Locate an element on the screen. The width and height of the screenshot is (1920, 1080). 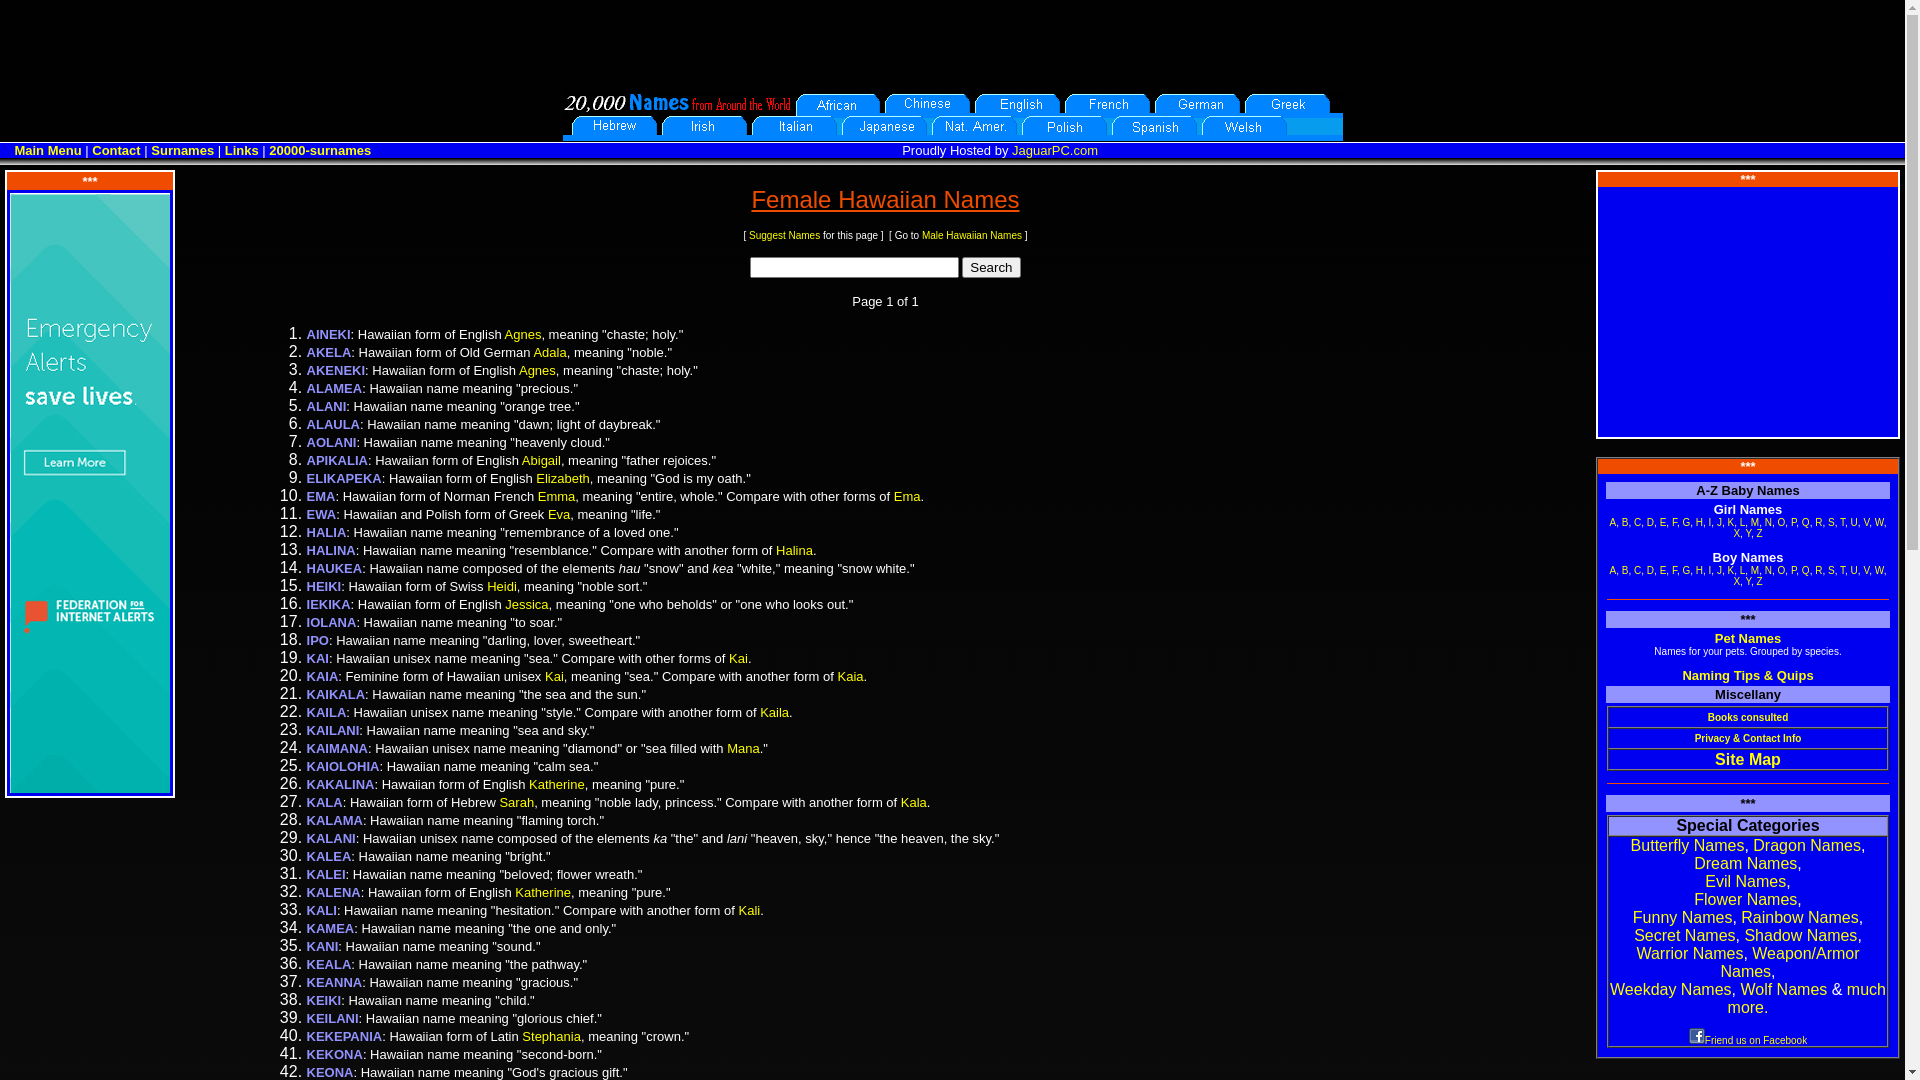
'Butterfly Names' is located at coordinates (1687, 845).